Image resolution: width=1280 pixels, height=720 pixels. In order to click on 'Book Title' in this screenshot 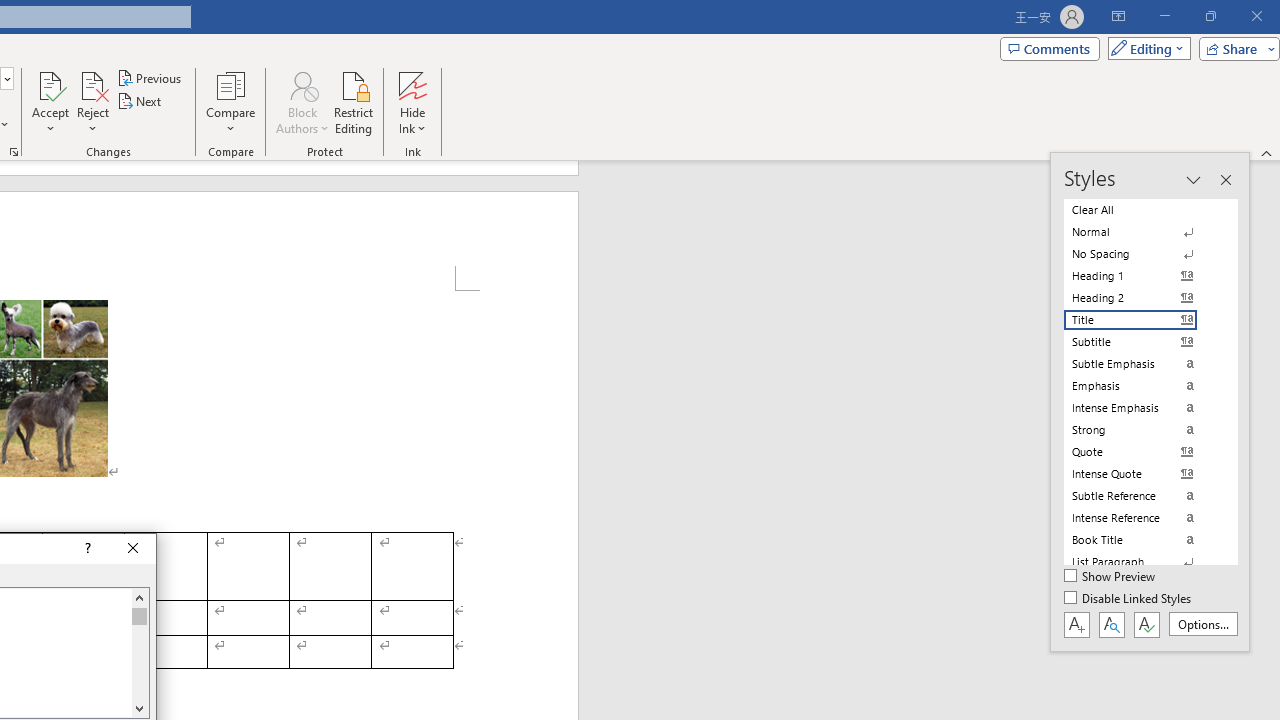, I will do `click(1142, 540)`.